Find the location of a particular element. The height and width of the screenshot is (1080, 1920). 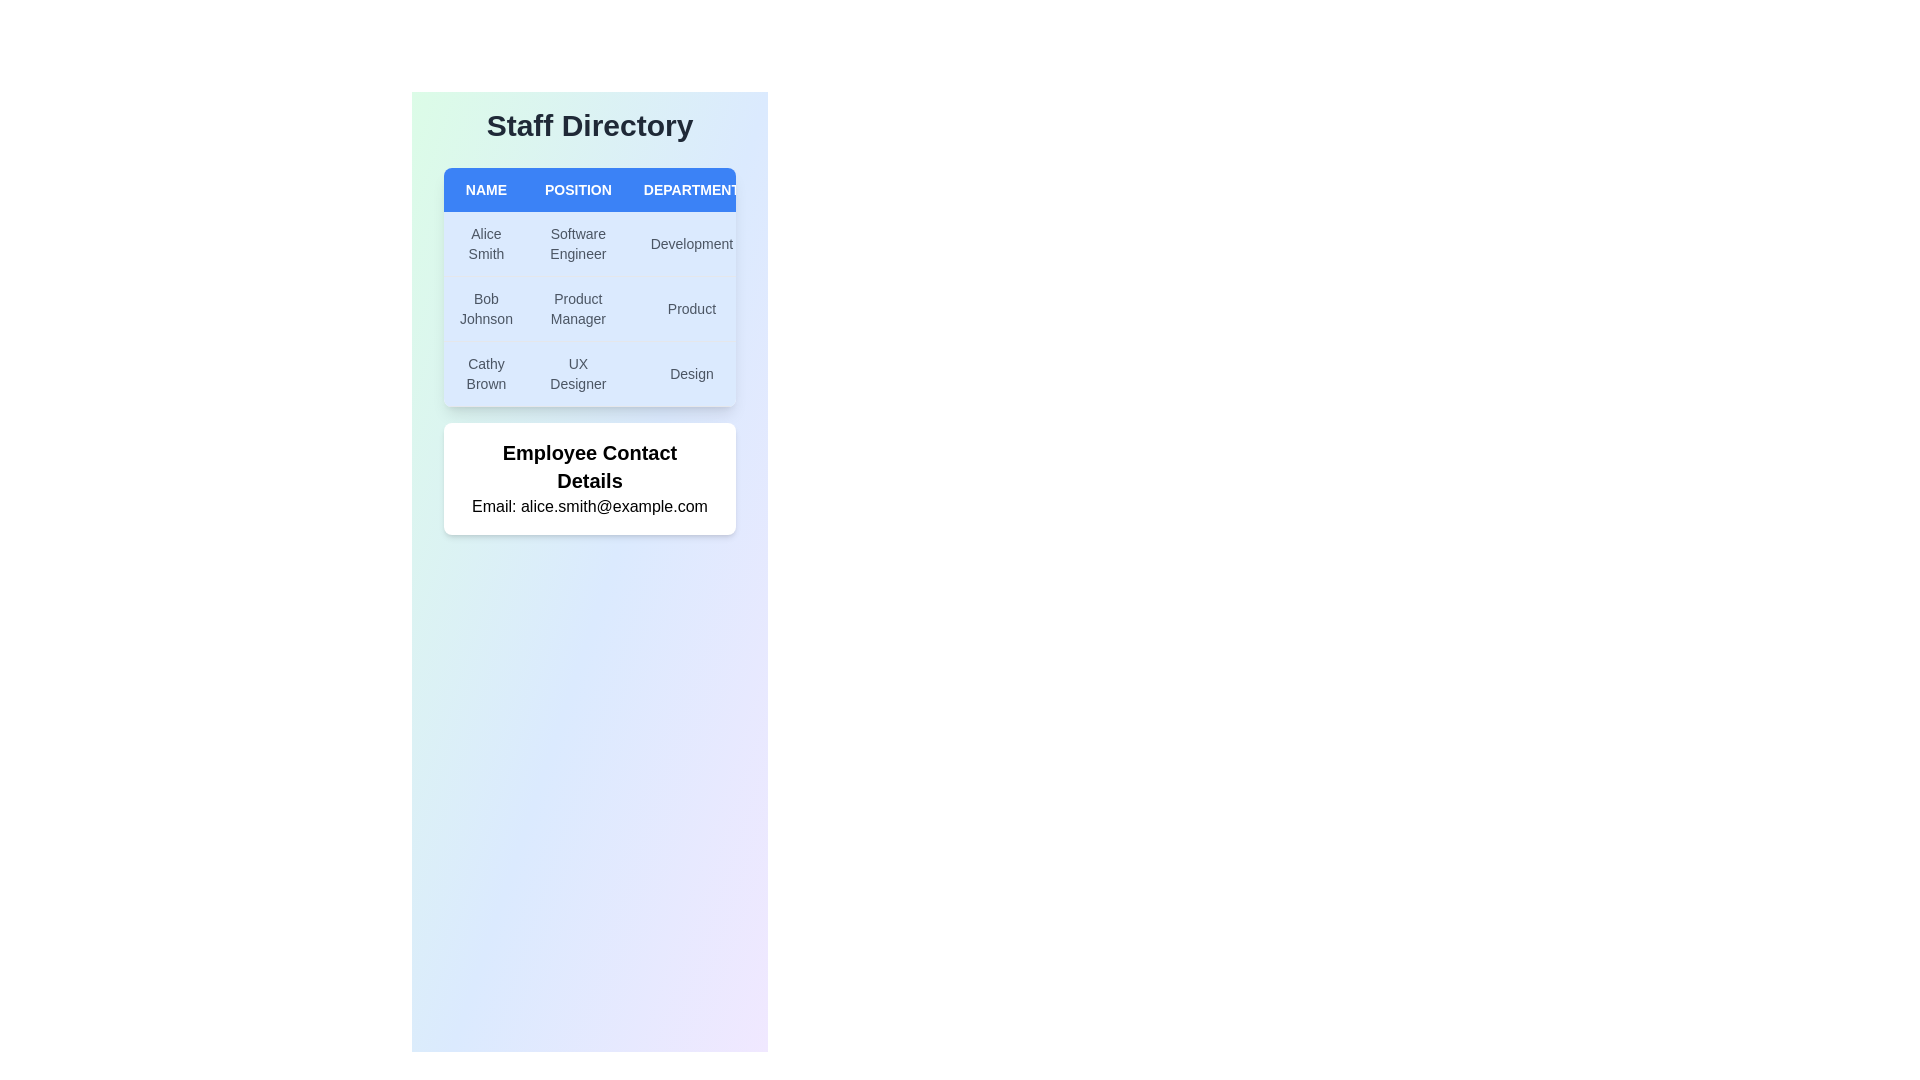

the second row of the table in the 'Staff Directory' section displaying employee information for 'Bob Johnson', who is a 'Product Manager' in the 'Product' department is located at coordinates (647, 309).